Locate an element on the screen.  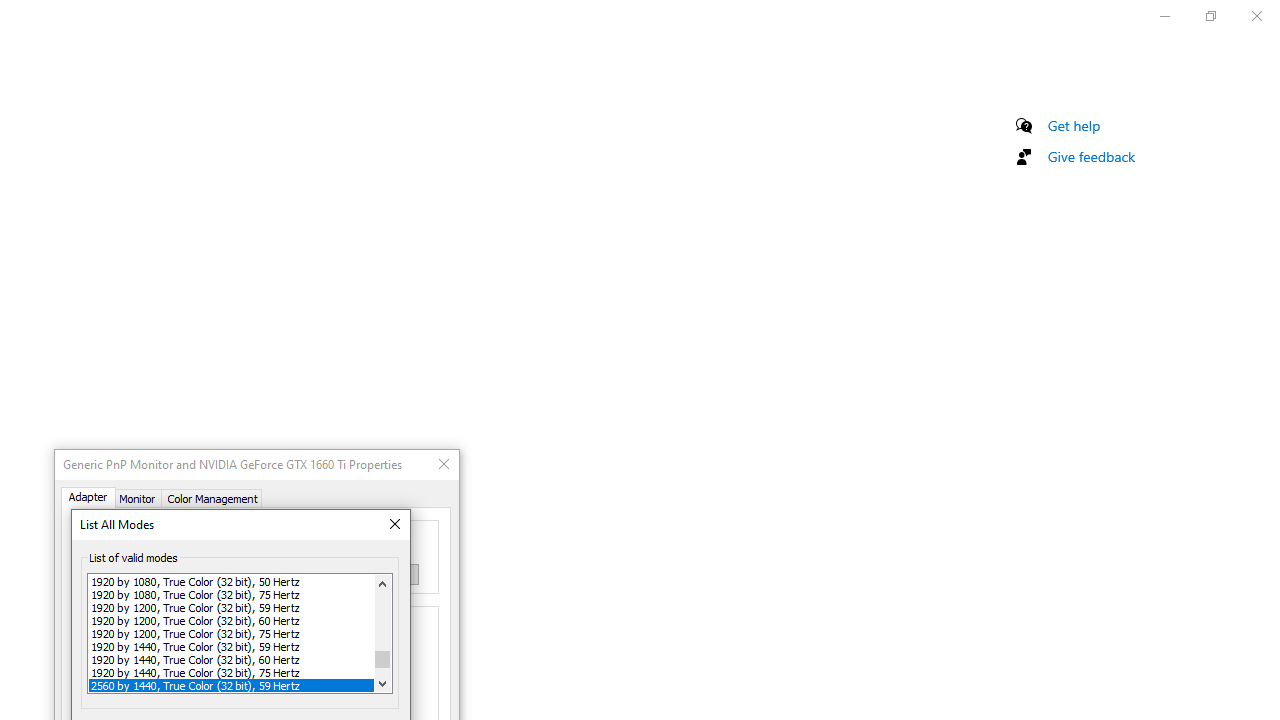
'Page up' is located at coordinates (382, 621).